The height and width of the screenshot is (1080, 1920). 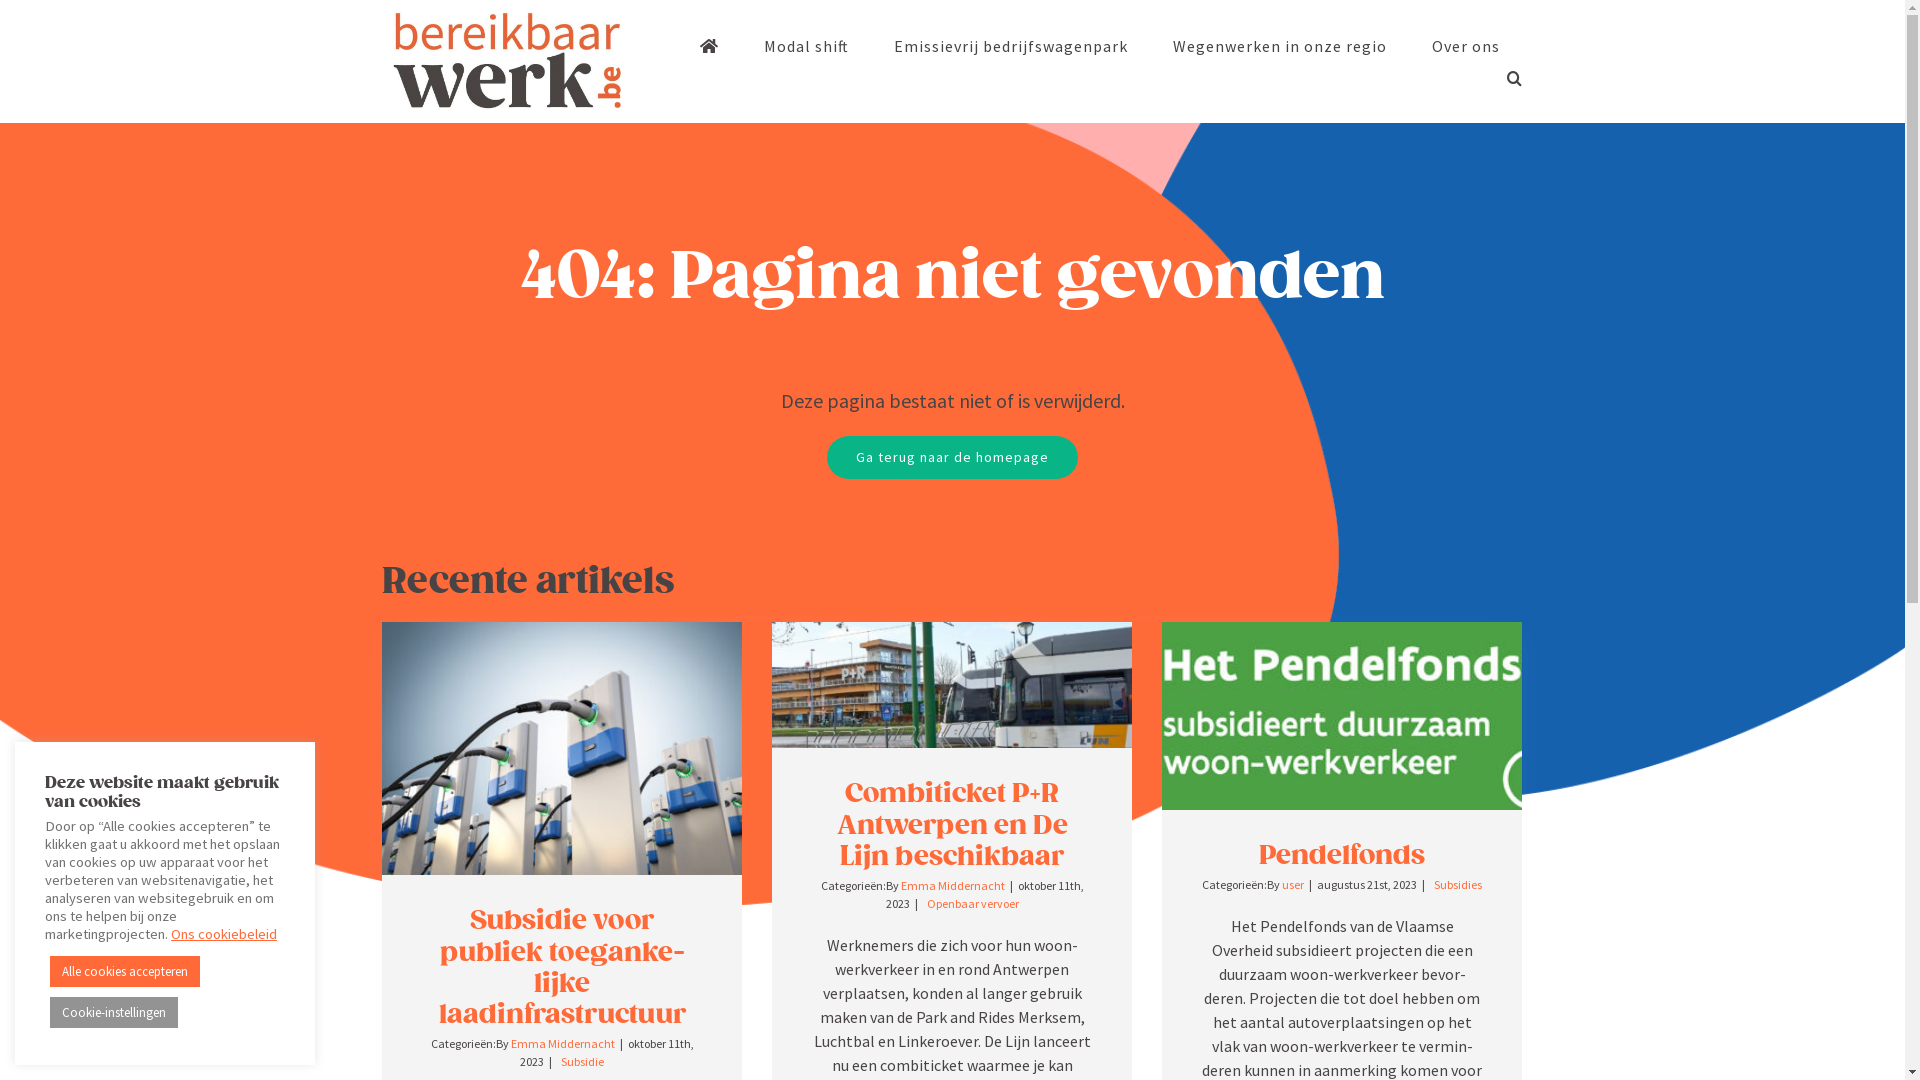 What do you see at coordinates (952, 884) in the screenshot?
I see `'Emma Middernacht'` at bounding box center [952, 884].